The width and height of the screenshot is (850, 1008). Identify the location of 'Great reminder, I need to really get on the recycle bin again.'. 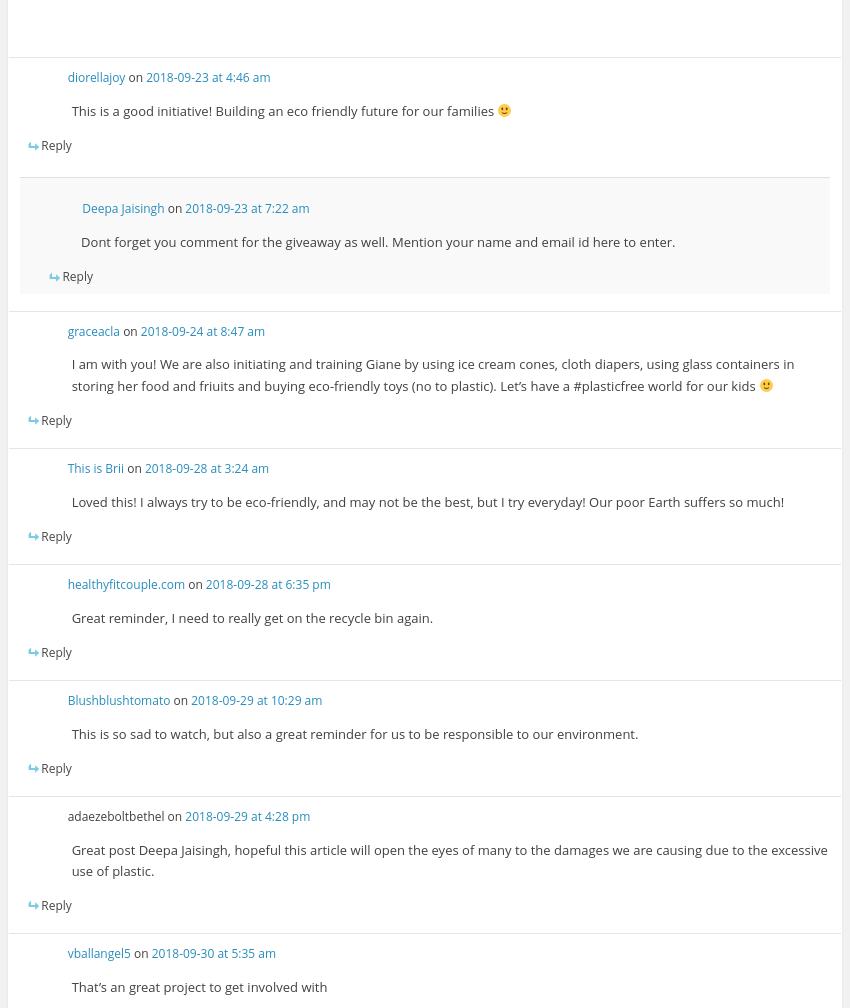
(70, 616).